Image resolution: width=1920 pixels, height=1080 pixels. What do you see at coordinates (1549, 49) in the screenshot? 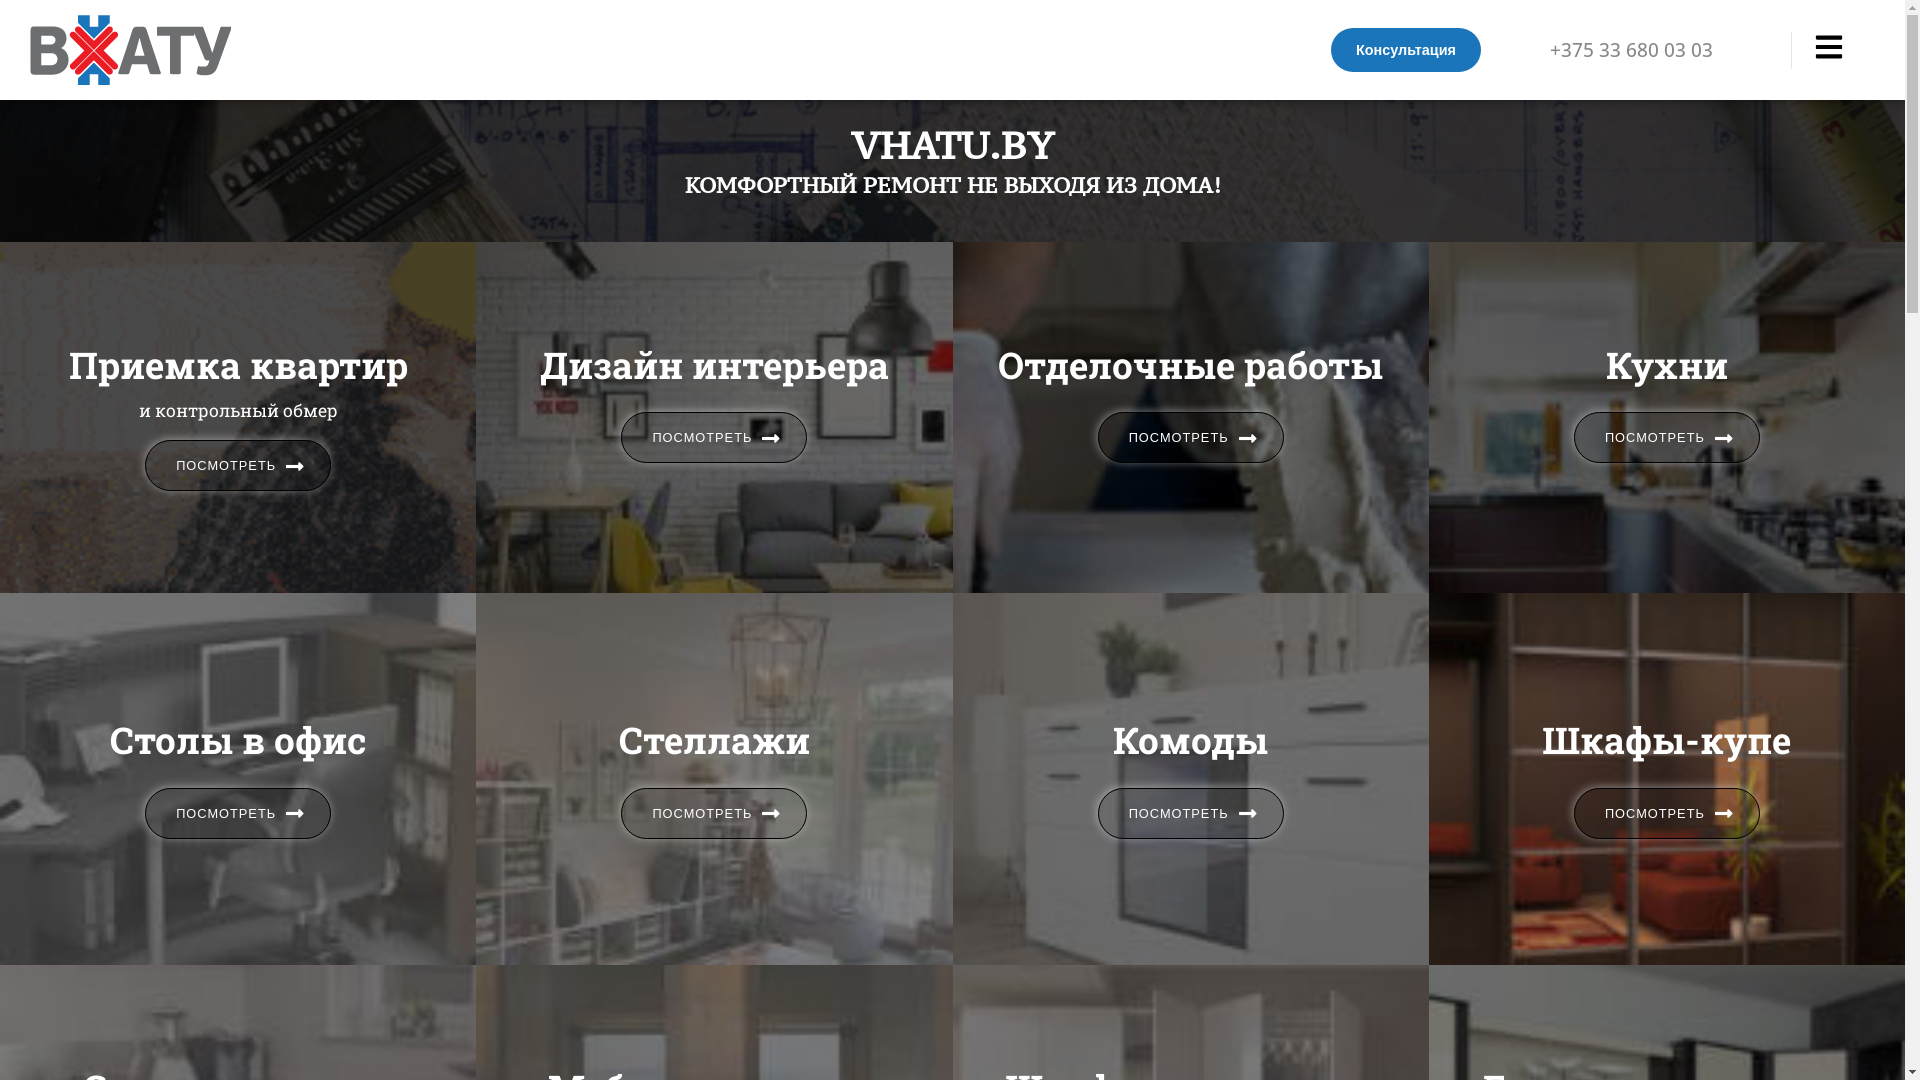
I see `'+375 33 680 03 03'` at bounding box center [1549, 49].